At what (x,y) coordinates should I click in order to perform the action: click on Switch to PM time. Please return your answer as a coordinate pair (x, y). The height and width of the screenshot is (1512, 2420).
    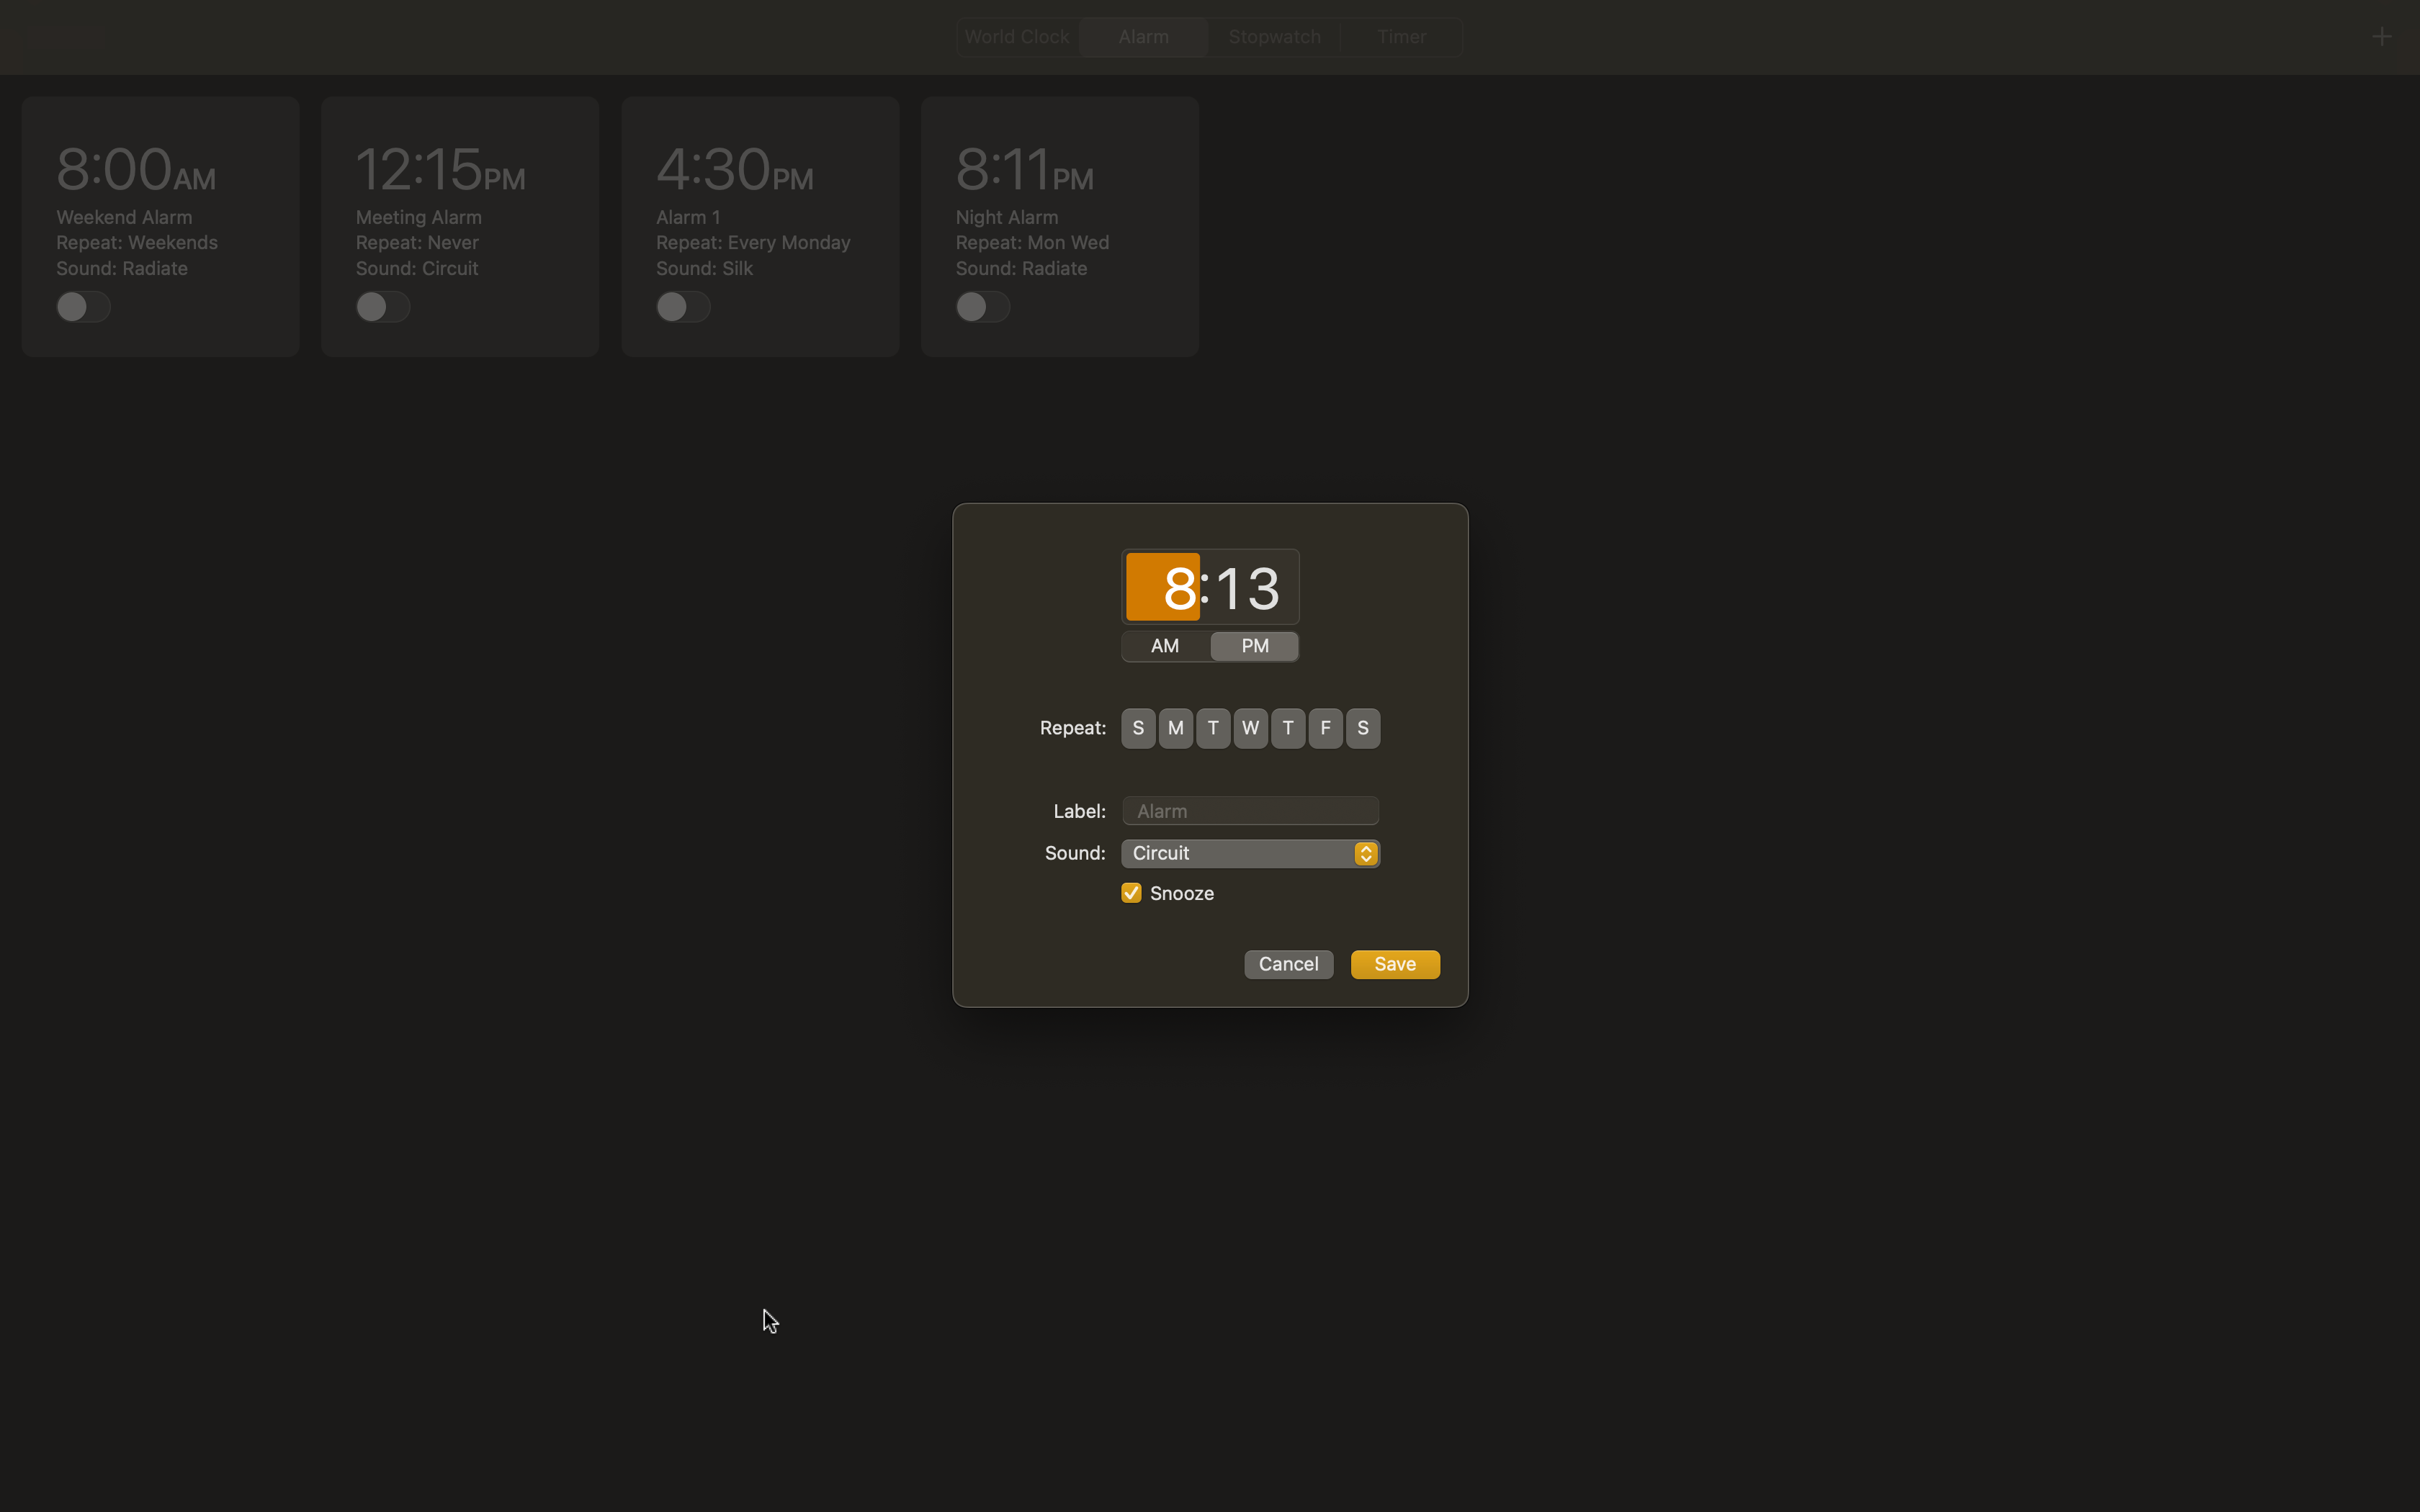
    Looking at the image, I should click on (1255, 647).